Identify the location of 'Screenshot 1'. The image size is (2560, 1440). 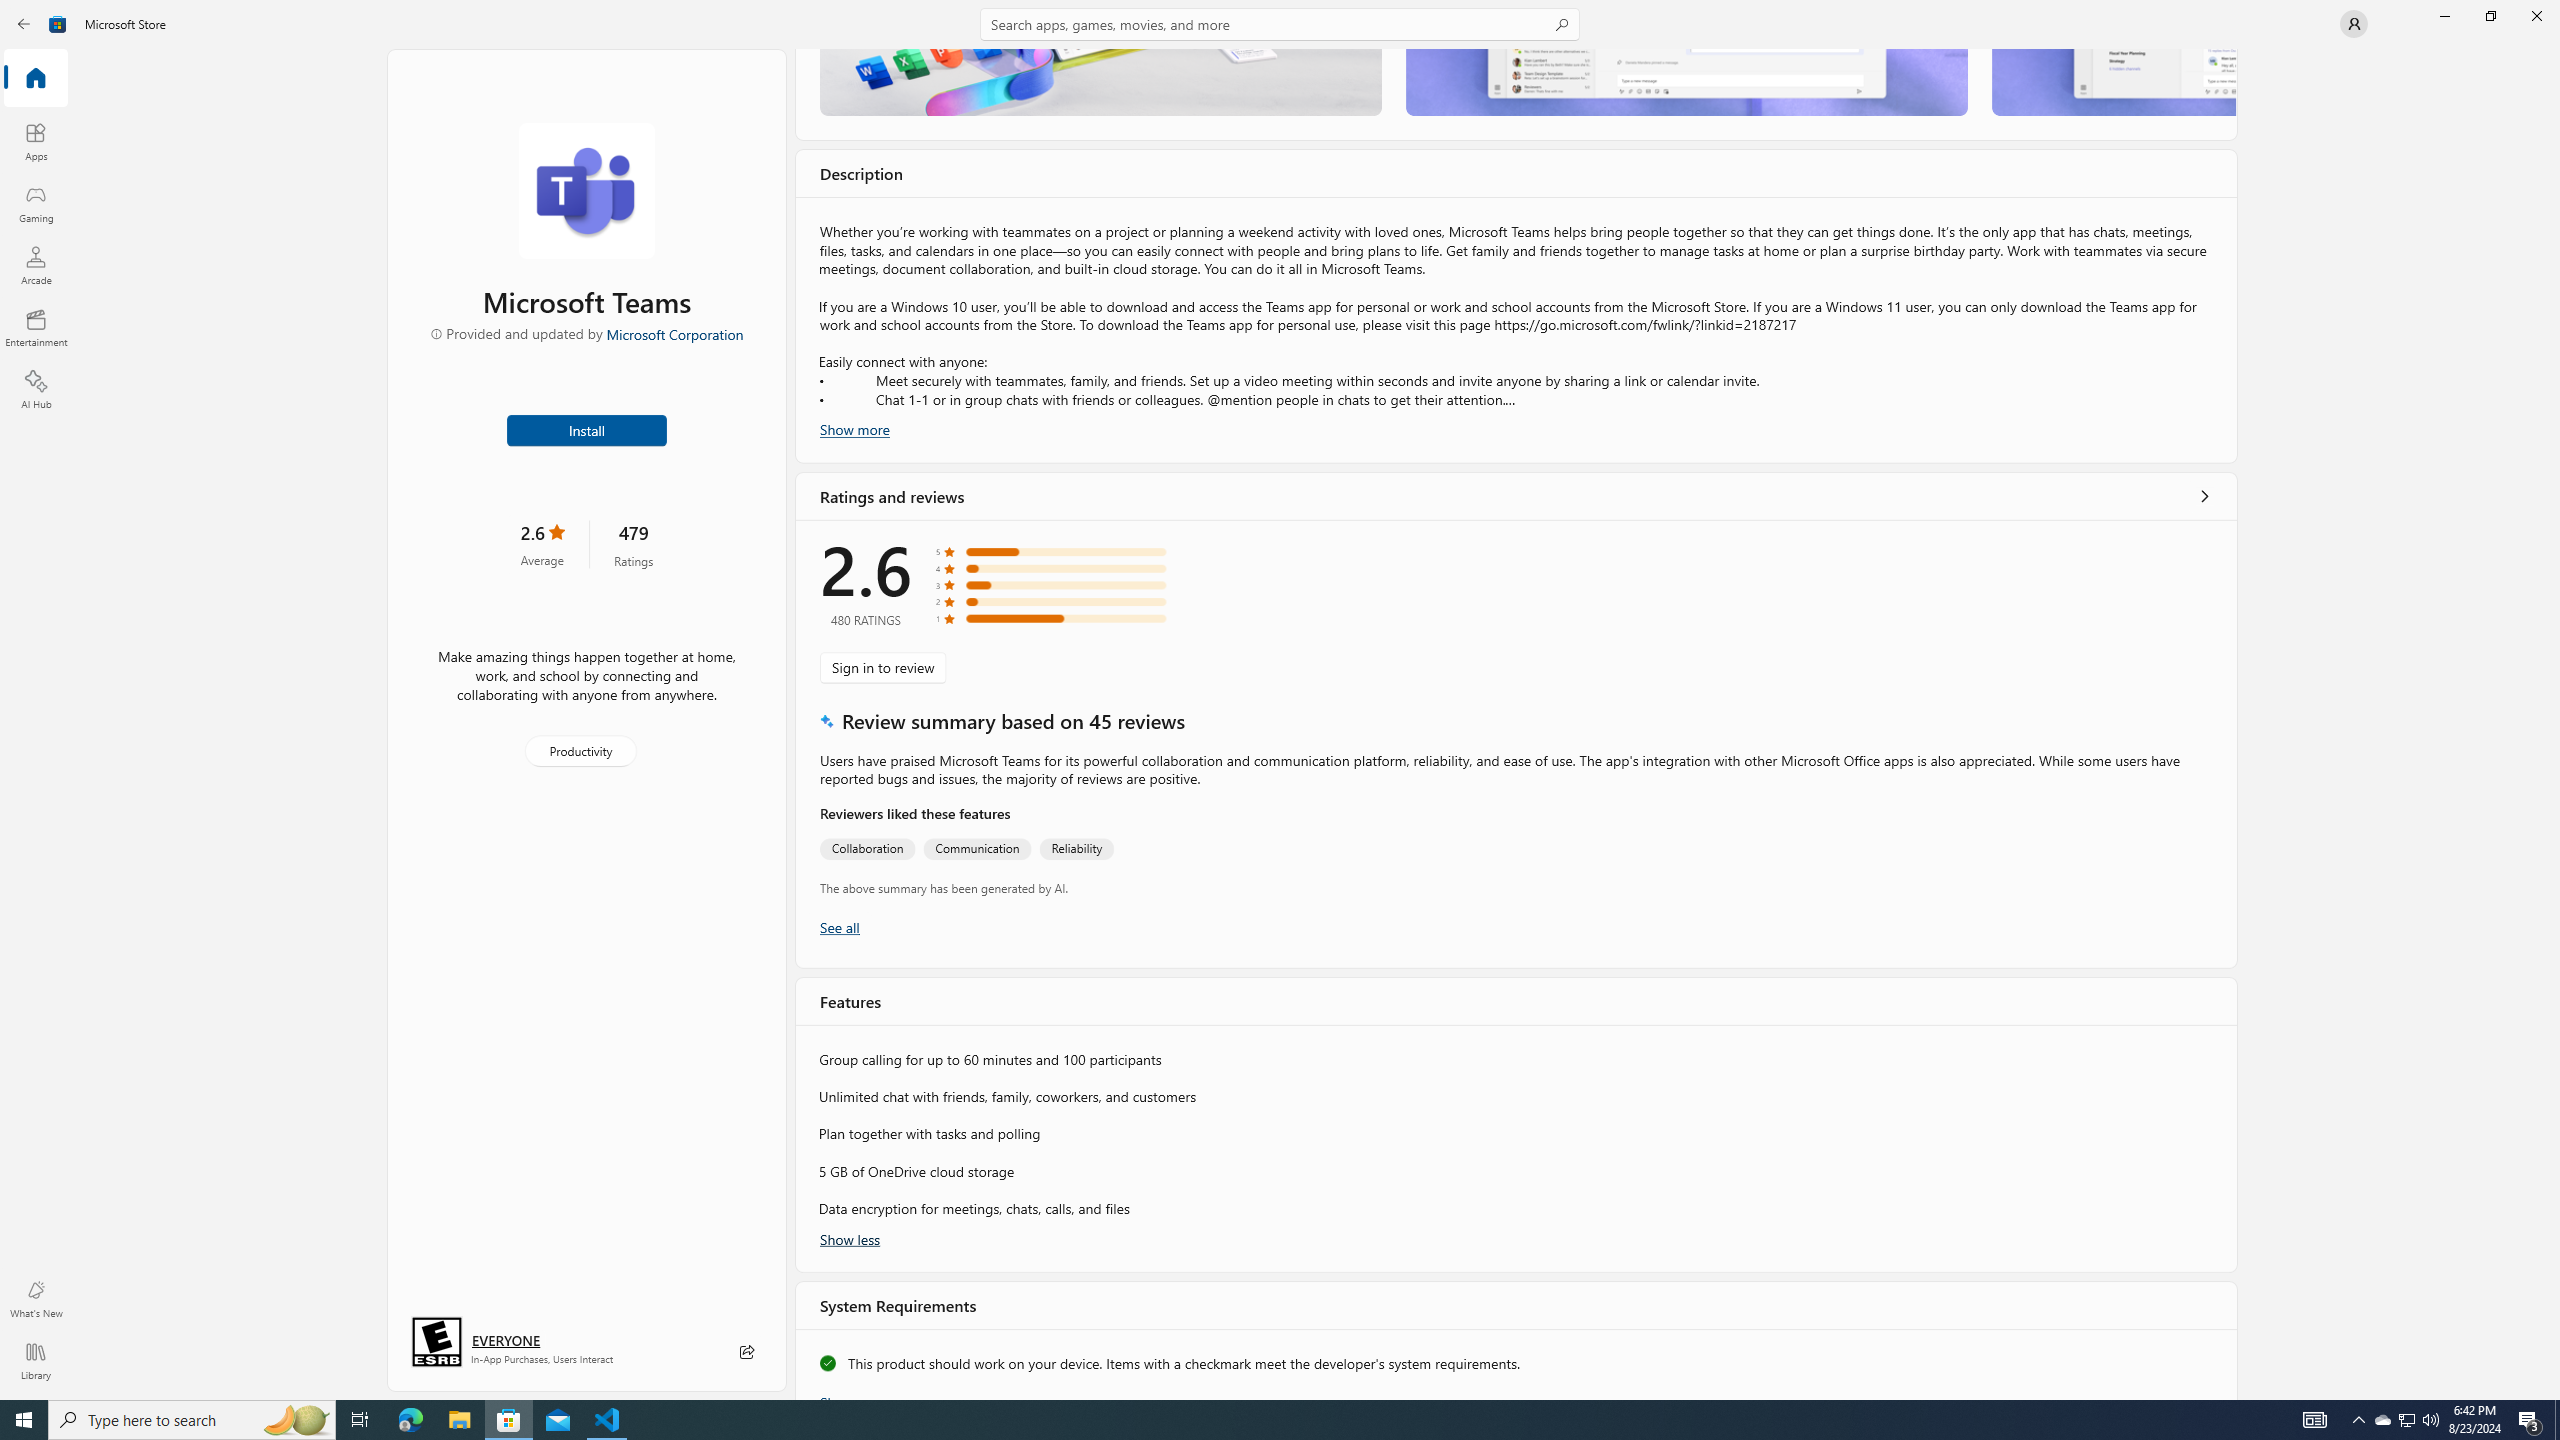
(1100, 81).